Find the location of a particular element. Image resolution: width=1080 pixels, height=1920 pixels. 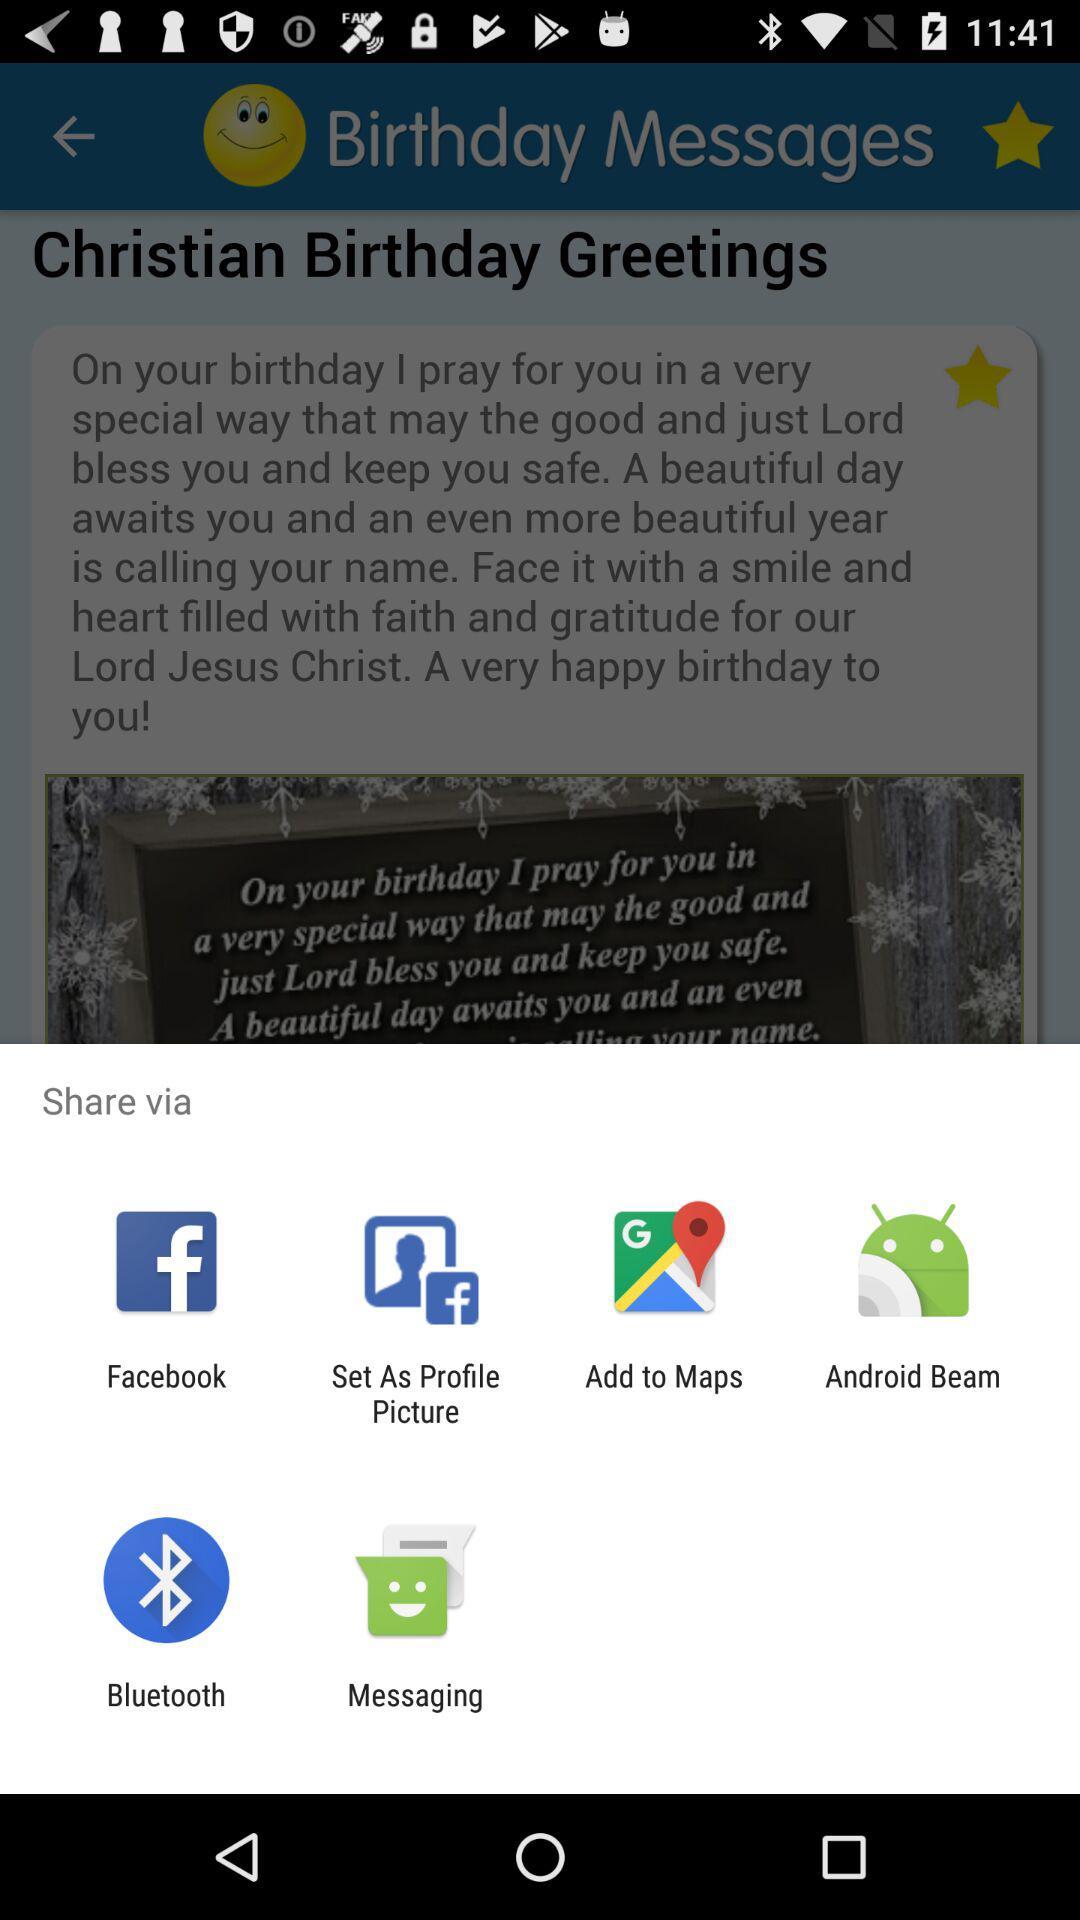

the facebook is located at coordinates (165, 1392).